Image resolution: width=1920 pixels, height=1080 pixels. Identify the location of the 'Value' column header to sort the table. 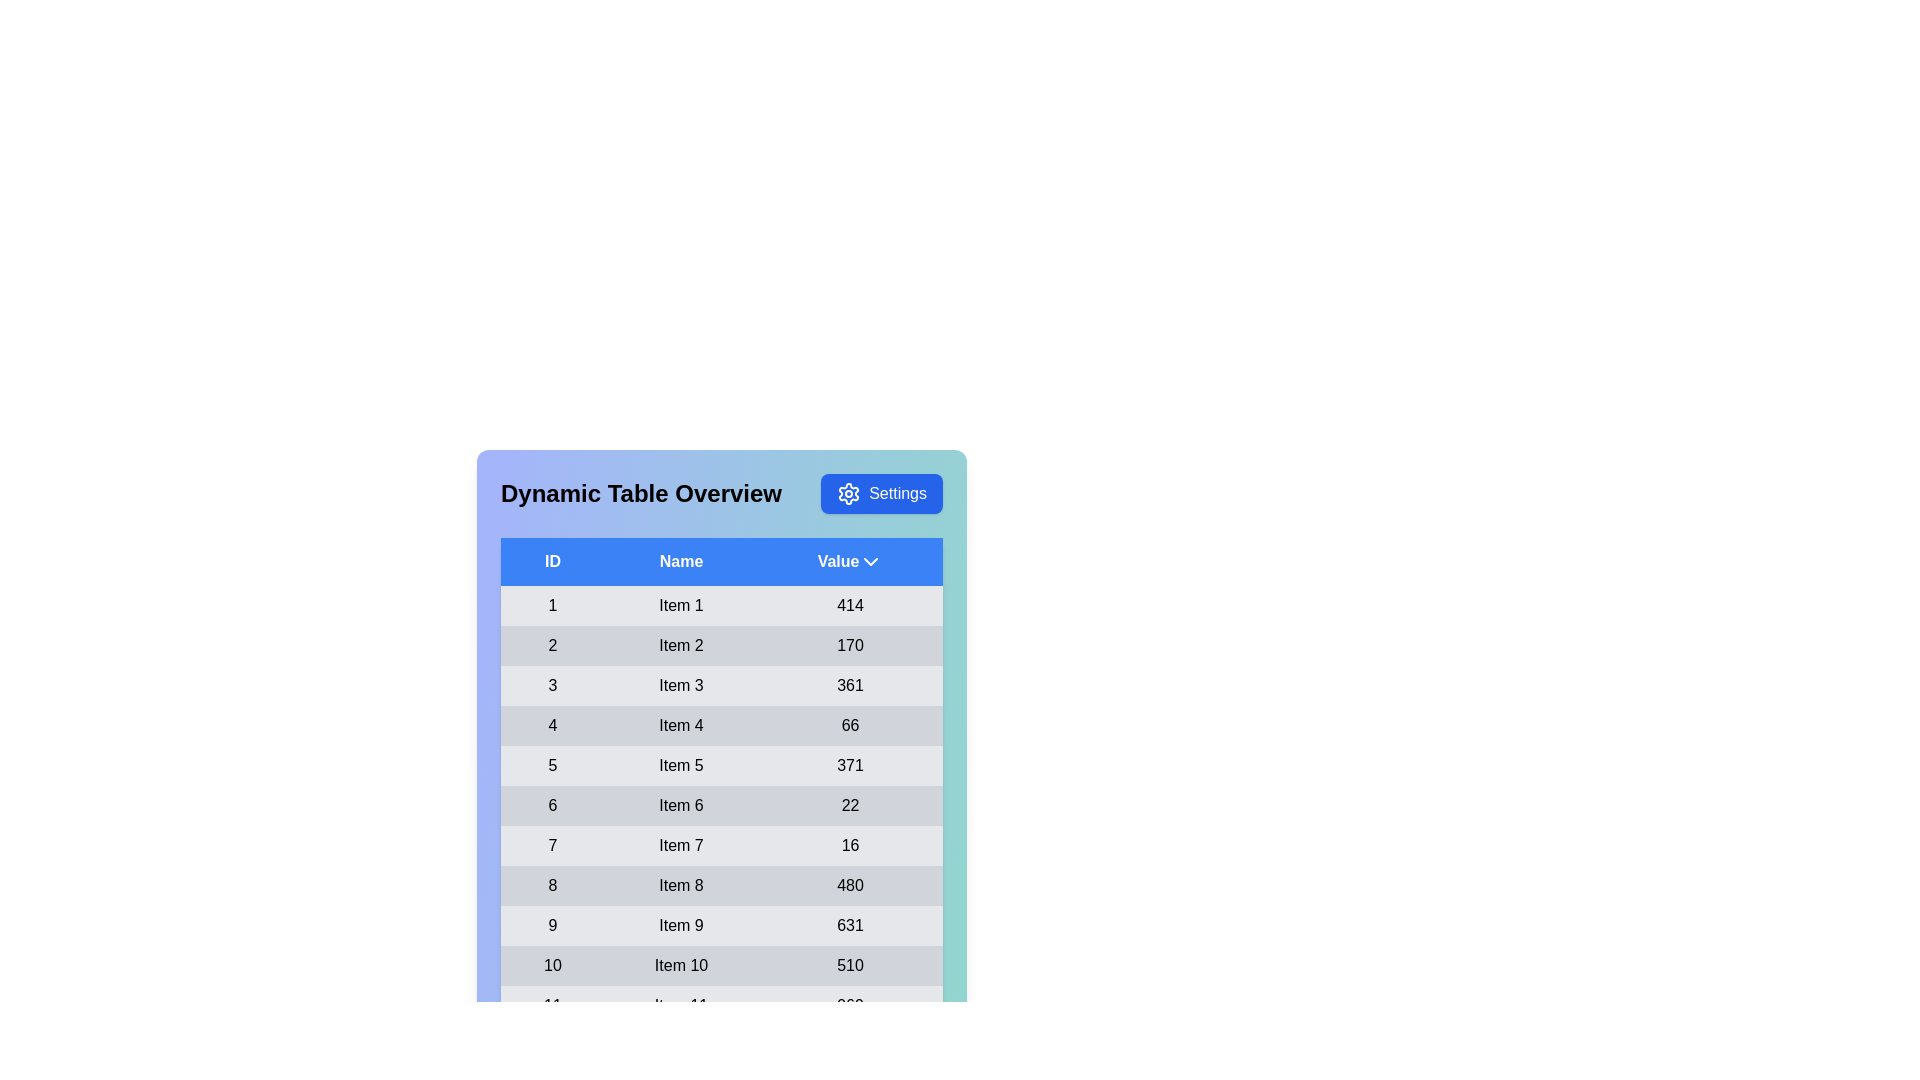
(849, 562).